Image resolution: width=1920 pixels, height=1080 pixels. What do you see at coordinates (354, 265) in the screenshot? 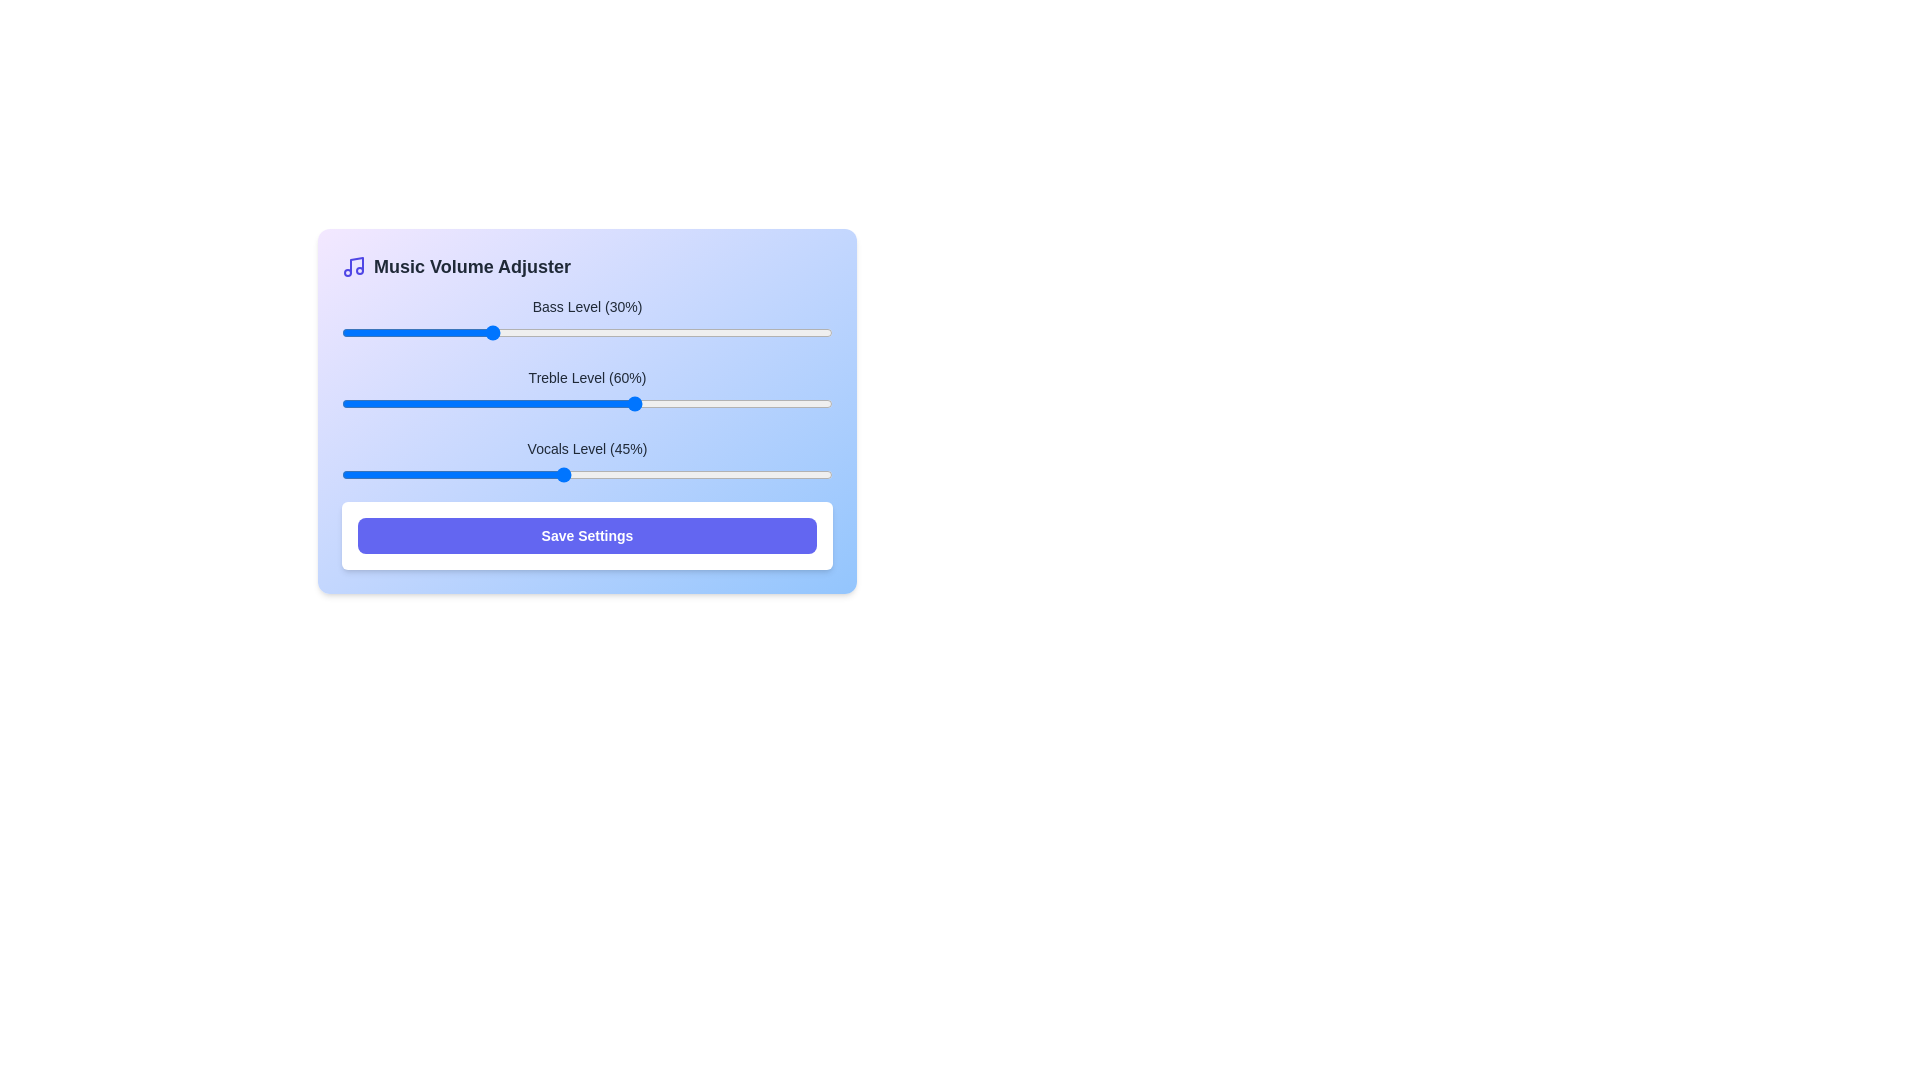
I see `the music volume adjustment icon located to the left of the header 'Music Volume Adjuster'` at bounding box center [354, 265].